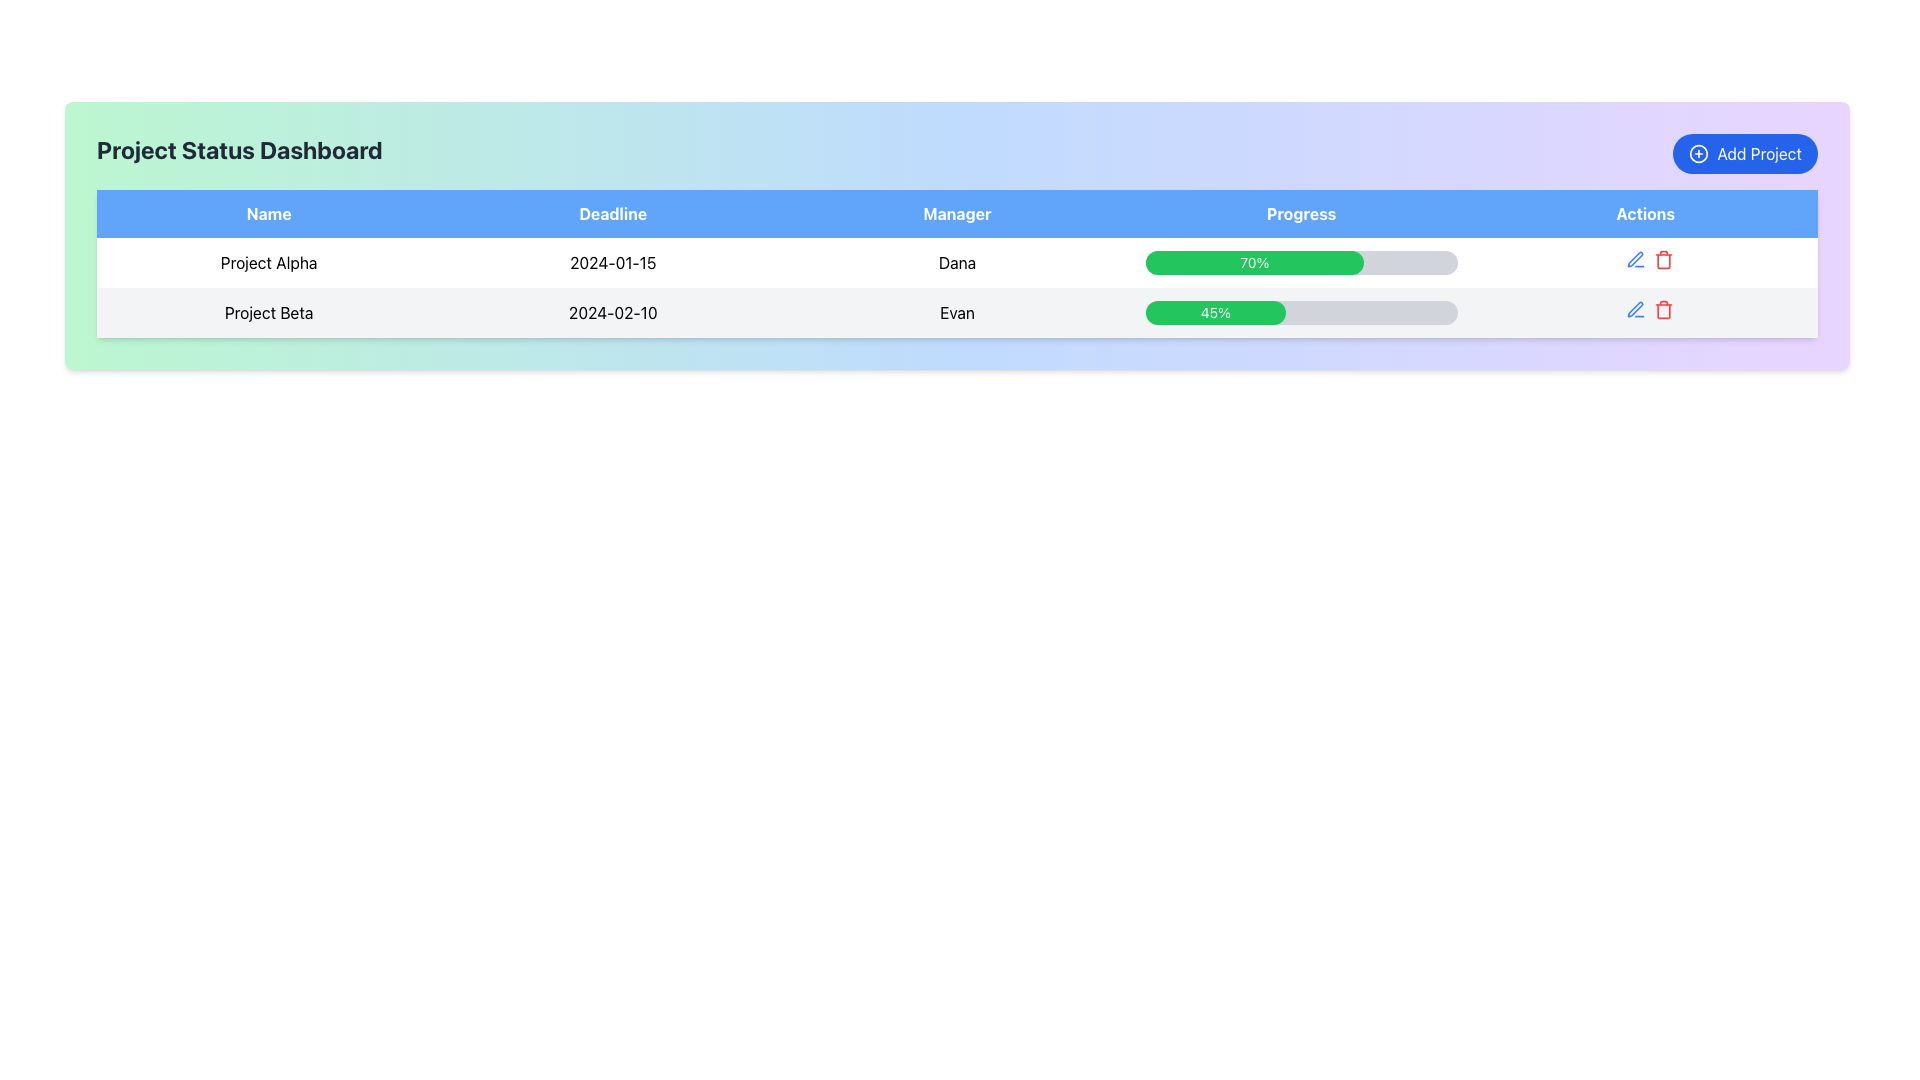 Image resolution: width=1920 pixels, height=1080 pixels. What do you see at coordinates (1635, 258) in the screenshot?
I see `the blue outlined pen-like icon in the Actions column of the Project Beta row in the table` at bounding box center [1635, 258].